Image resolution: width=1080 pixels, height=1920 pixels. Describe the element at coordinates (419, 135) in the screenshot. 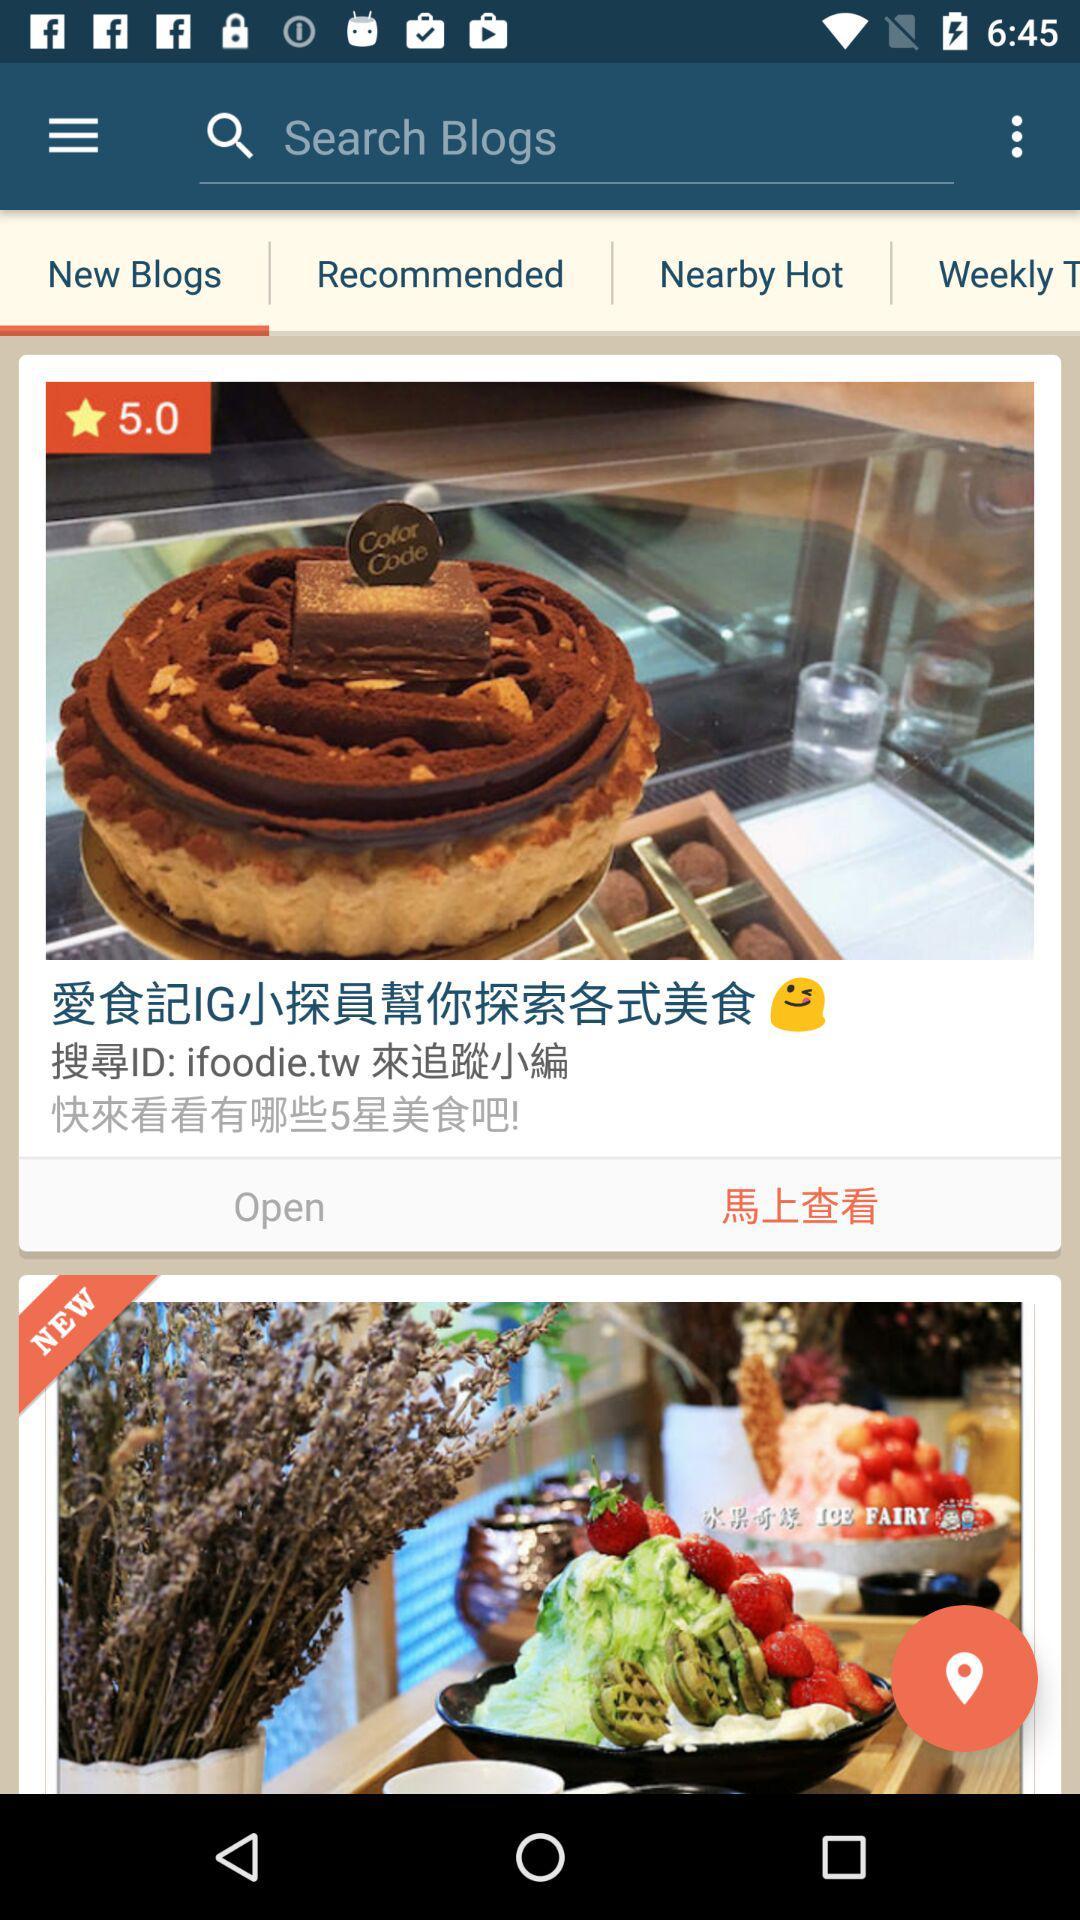

I see `the search blogs item` at that location.